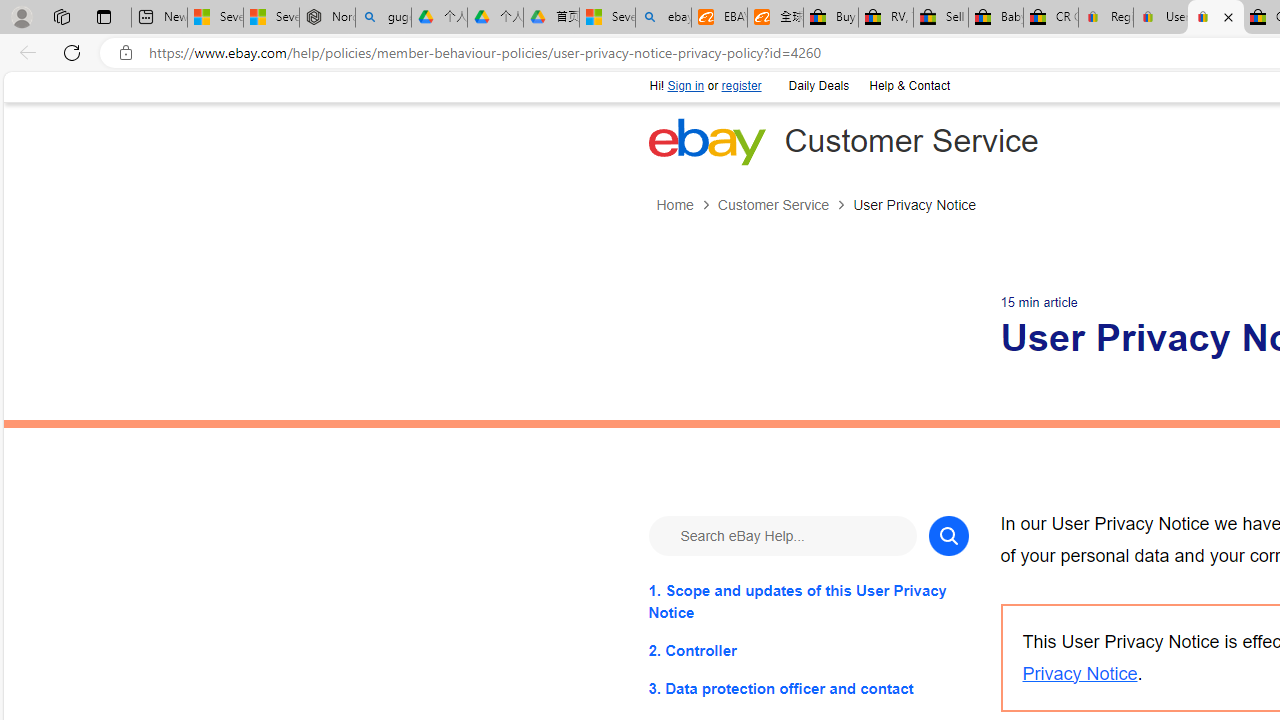  Describe the element at coordinates (830, 17) in the screenshot. I see `'Buy Auto Parts & Accessories | eBay'` at that location.